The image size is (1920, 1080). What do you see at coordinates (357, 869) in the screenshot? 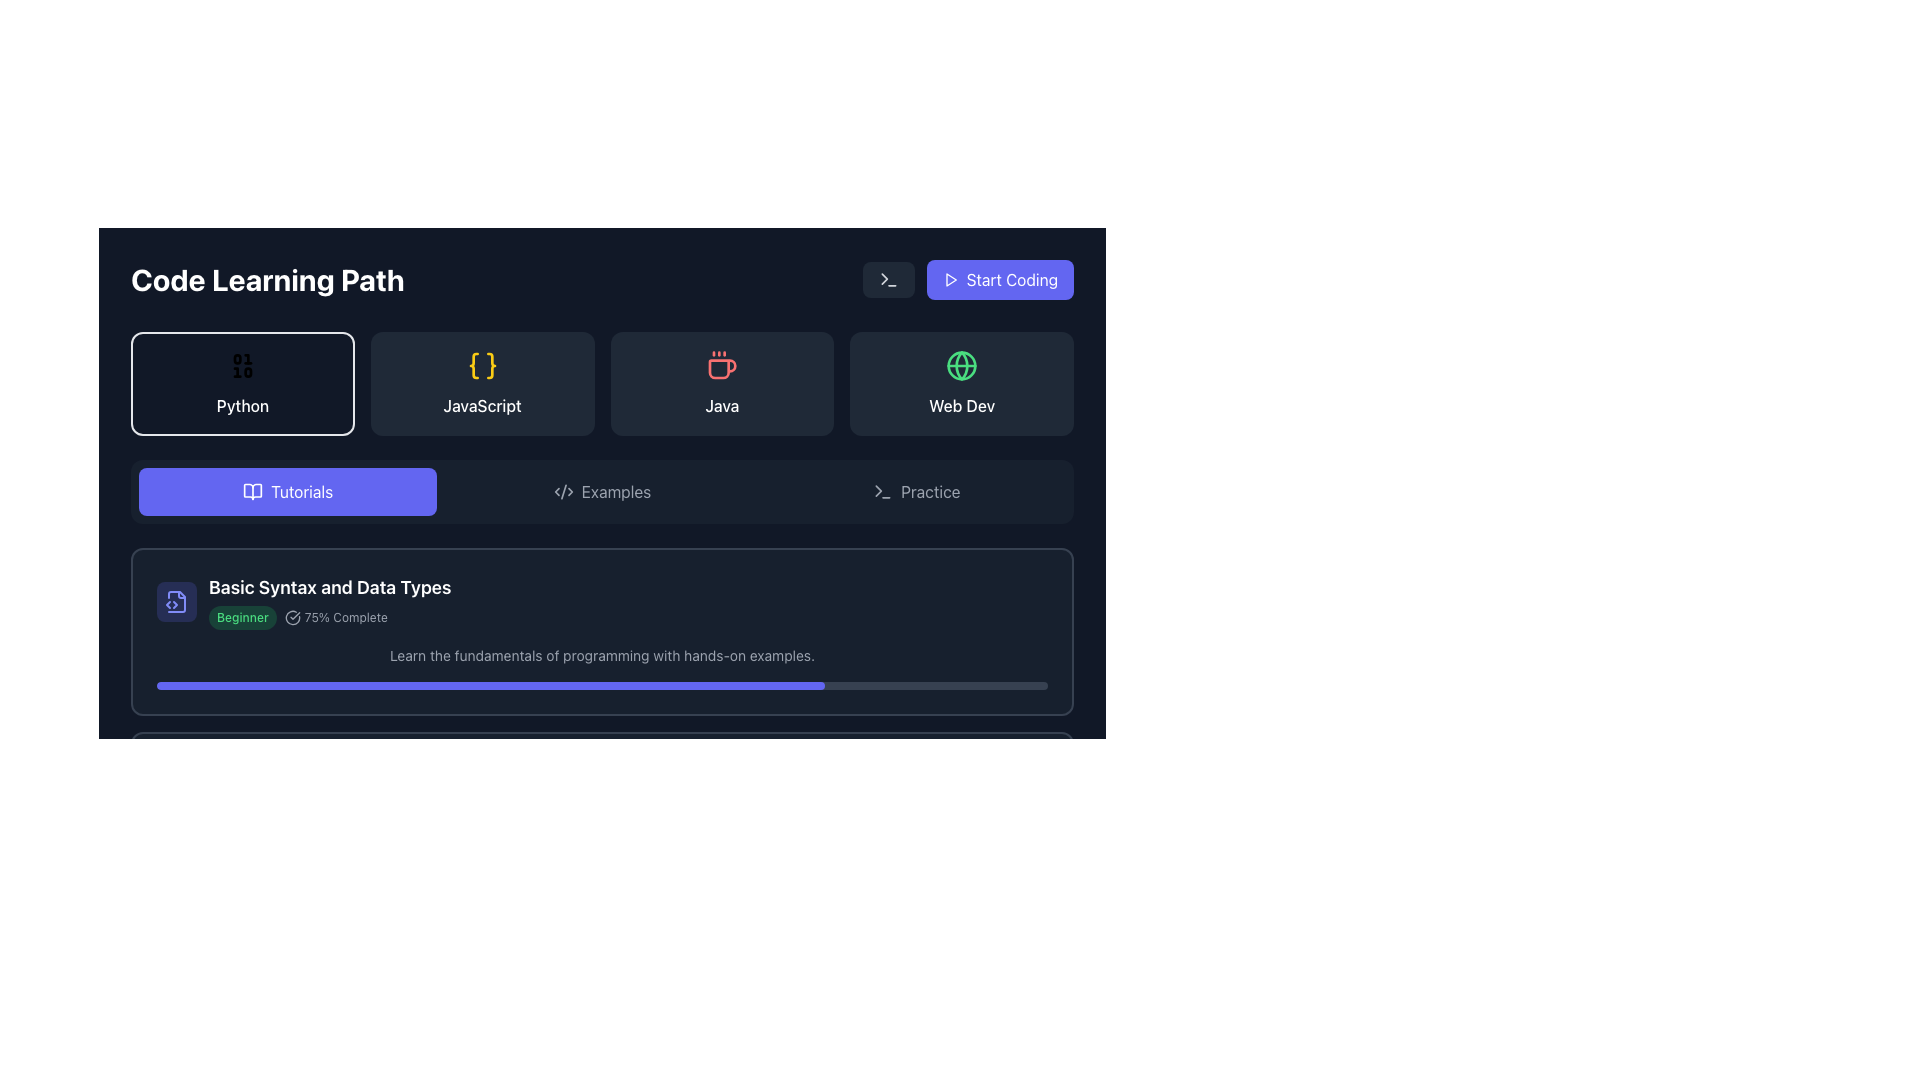
I see `the visually filled blue-indigo Progress Bar located at the bottom of the interface beneath the 'Basic Syntax and Data Types' section` at bounding box center [357, 869].